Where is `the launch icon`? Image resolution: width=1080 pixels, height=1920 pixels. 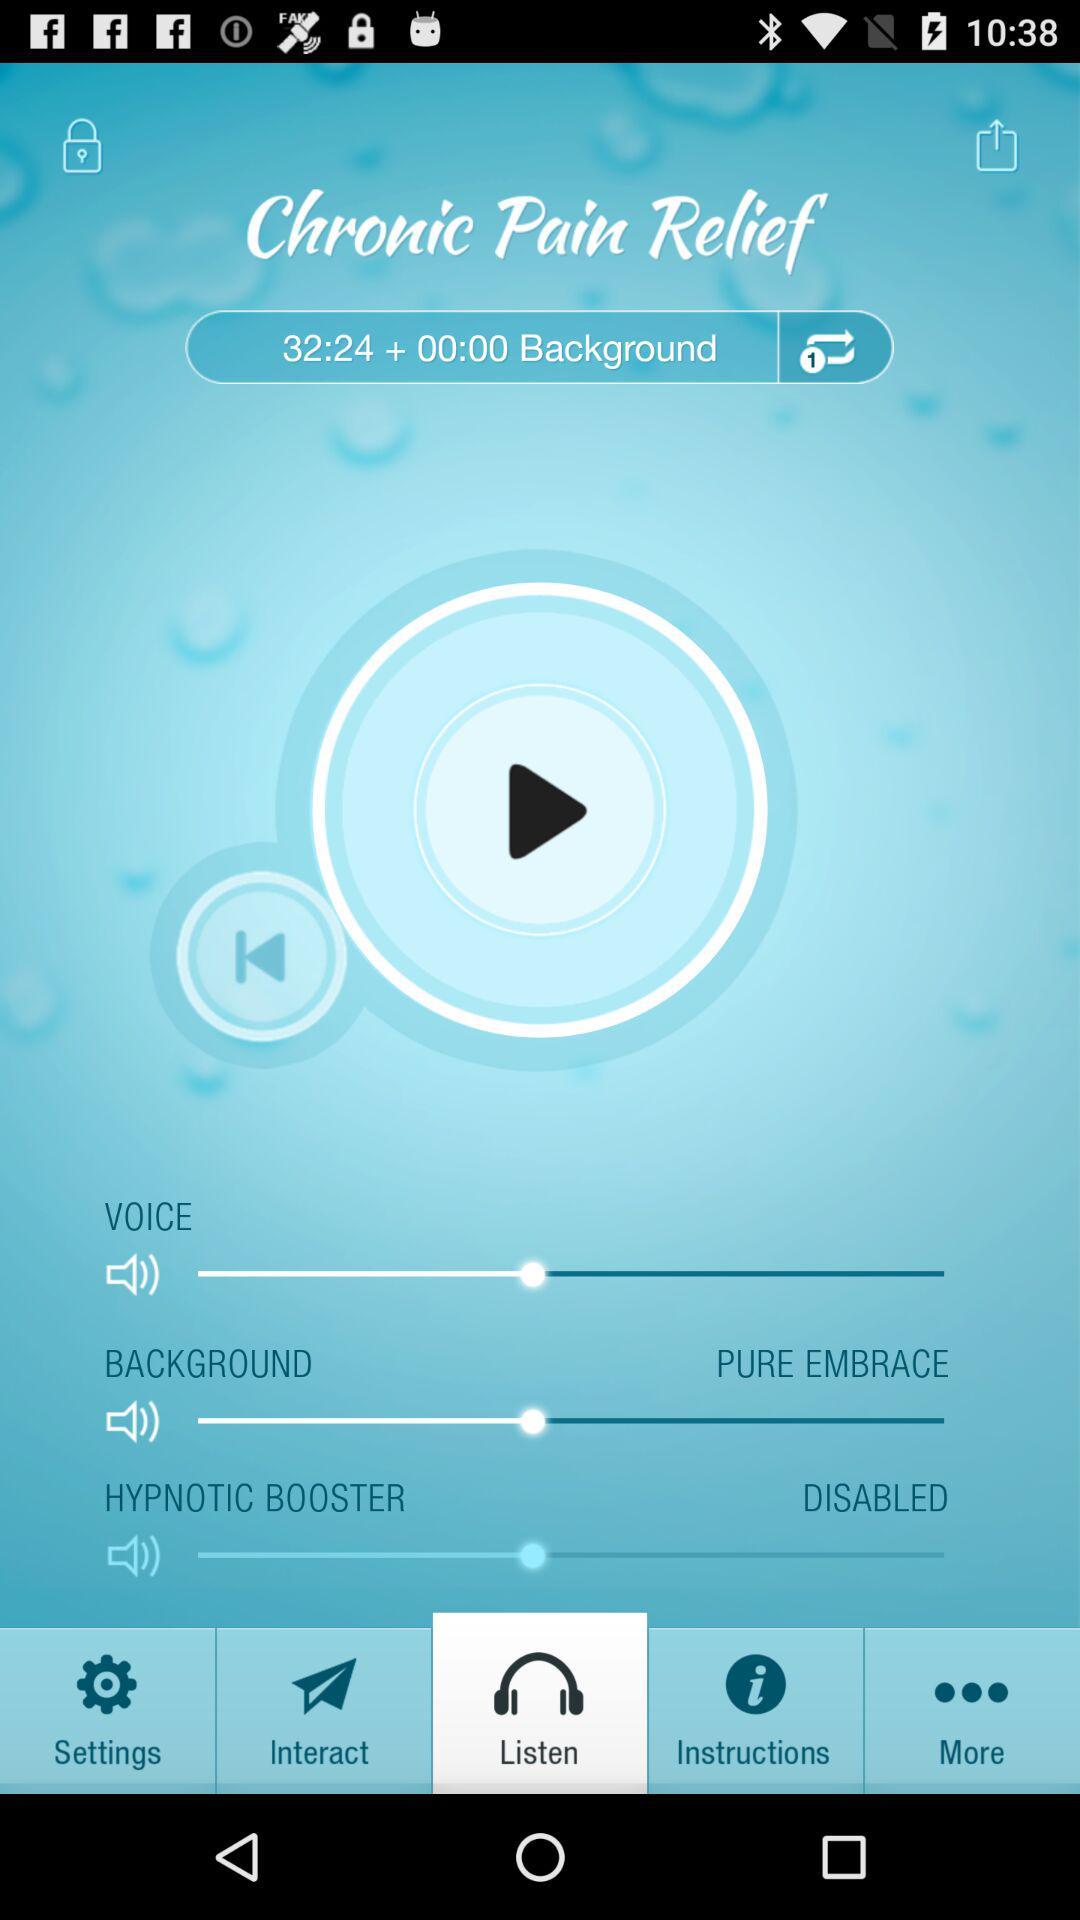
the launch icon is located at coordinates (997, 155).